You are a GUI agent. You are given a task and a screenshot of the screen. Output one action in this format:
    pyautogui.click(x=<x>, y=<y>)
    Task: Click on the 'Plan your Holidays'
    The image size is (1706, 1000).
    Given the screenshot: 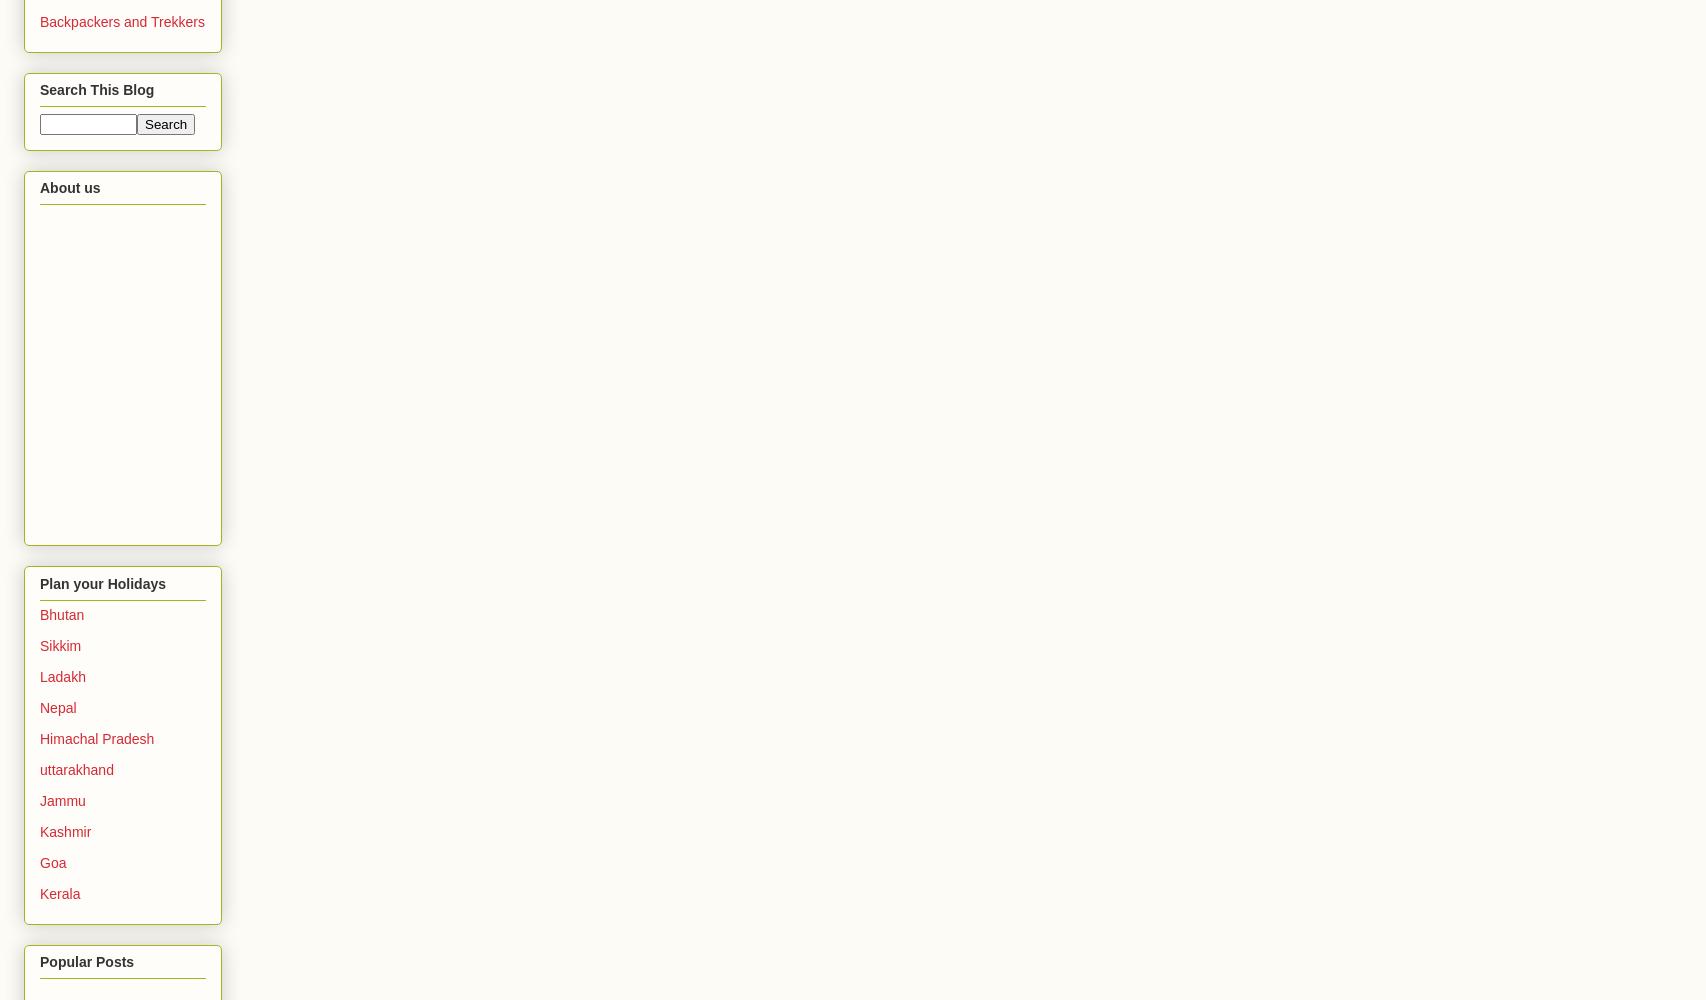 What is the action you would take?
    pyautogui.click(x=39, y=582)
    